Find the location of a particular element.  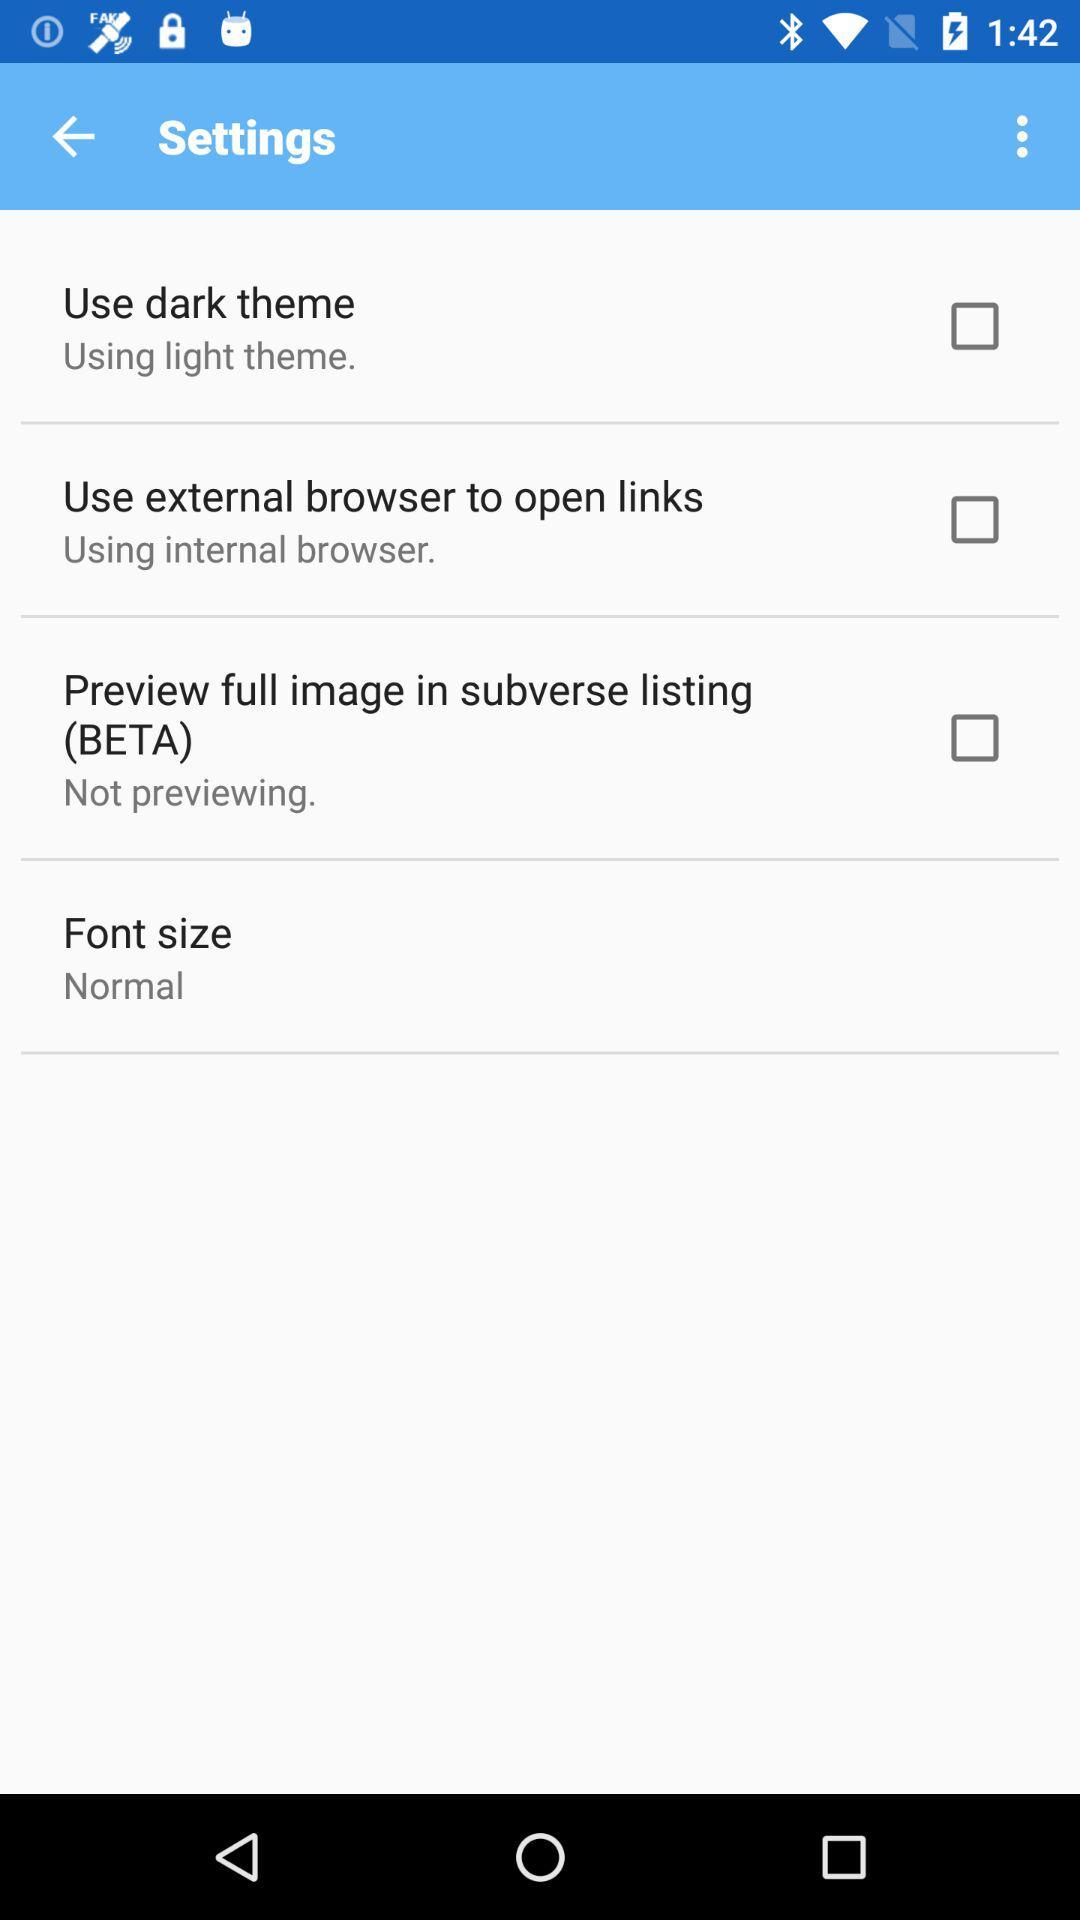

the item at the center is located at coordinates (477, 713).